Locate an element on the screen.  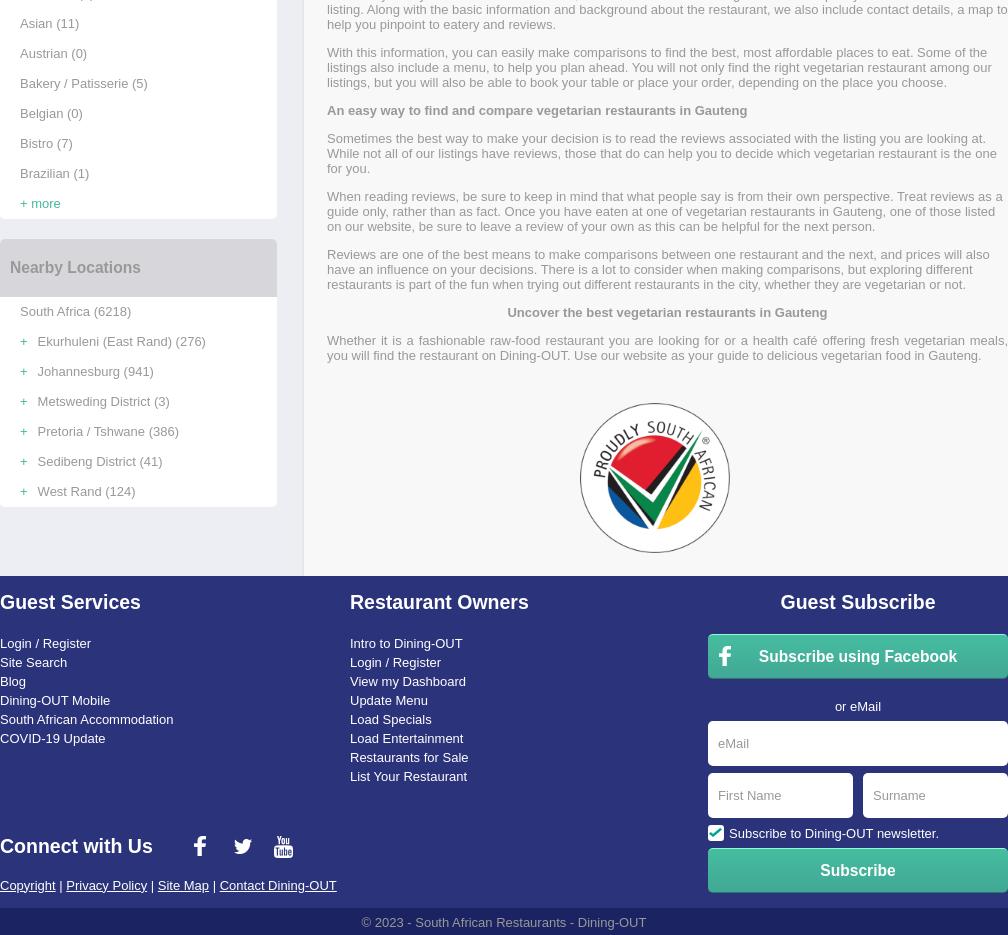
'Metsweding District (3)' is located at coordinates (103, 401).